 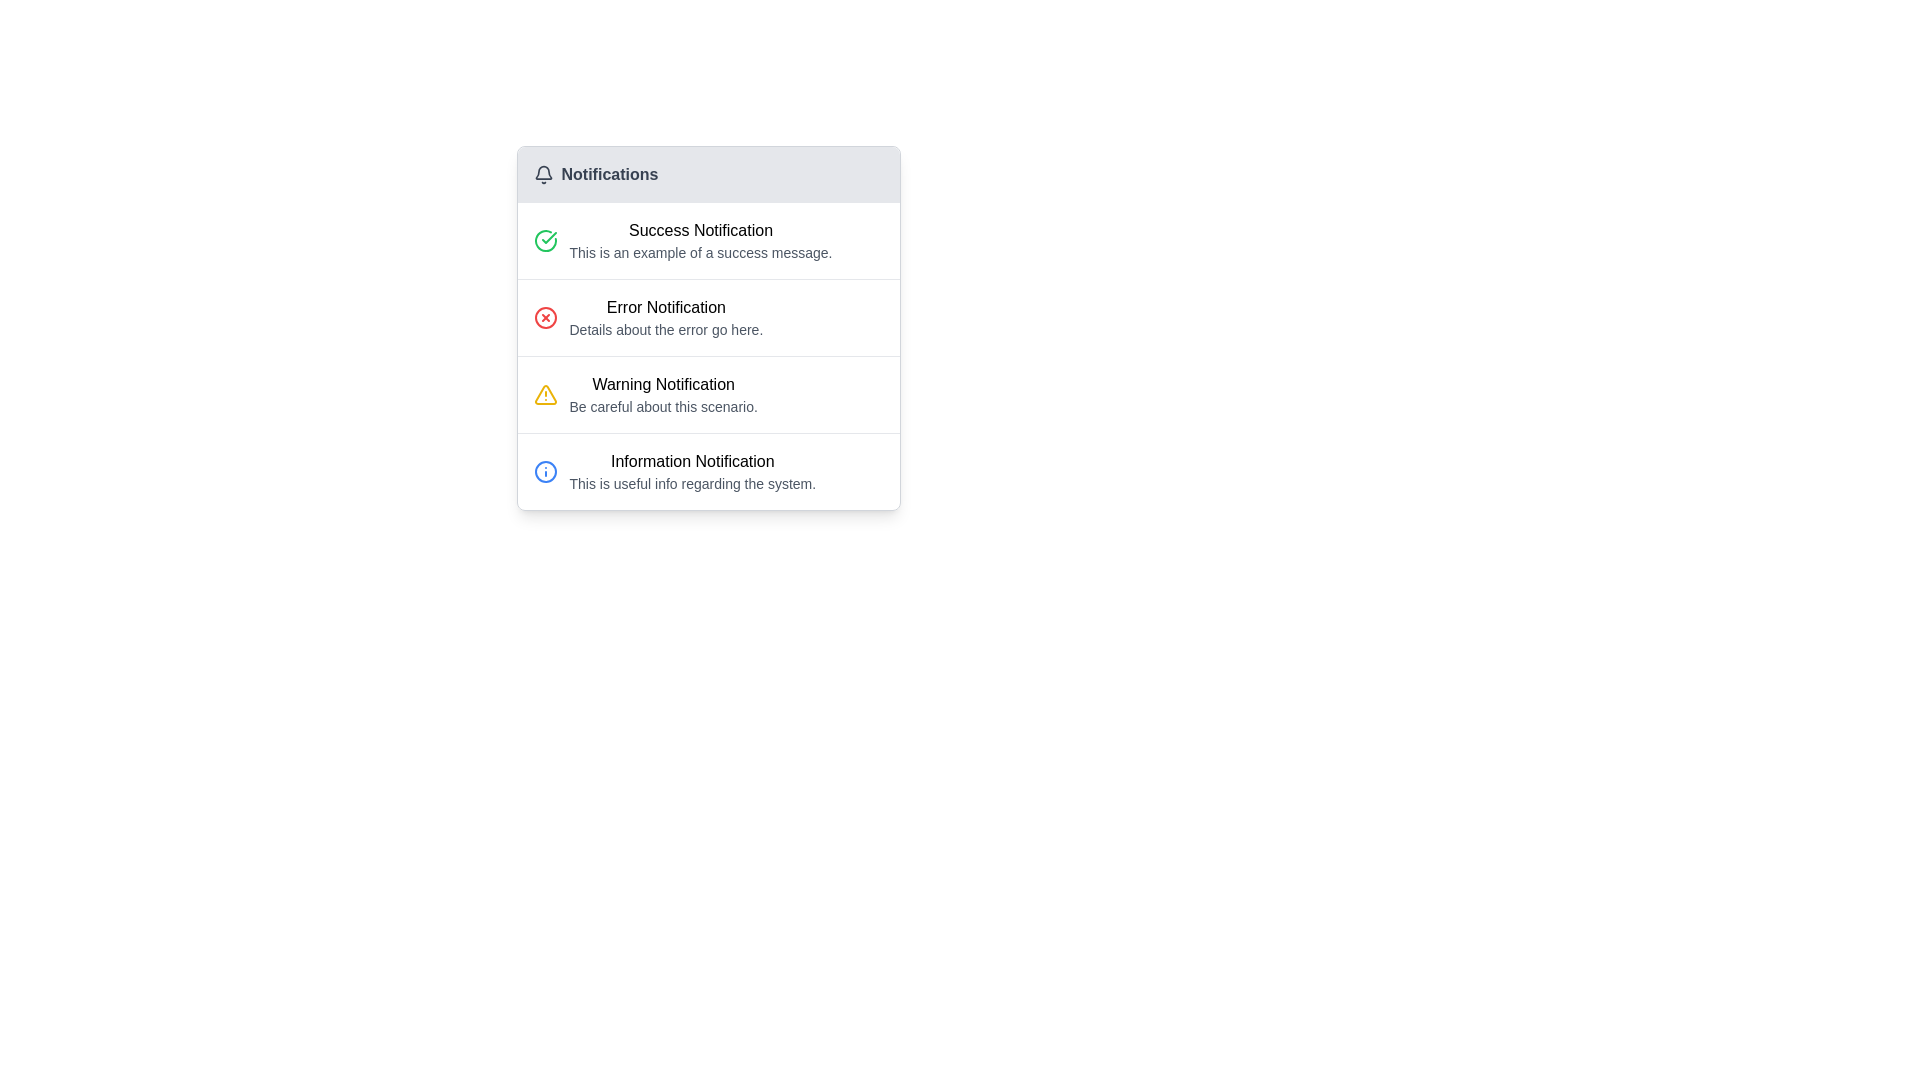 What do you see at coordinates (663, 385) in the screenshot?
I see `the 'Warning Notification' text label, which is styled in bold or medium weight and serves as the title of a yellow-themed warning notification in a notification system interface` at bounding box center [663, 385].